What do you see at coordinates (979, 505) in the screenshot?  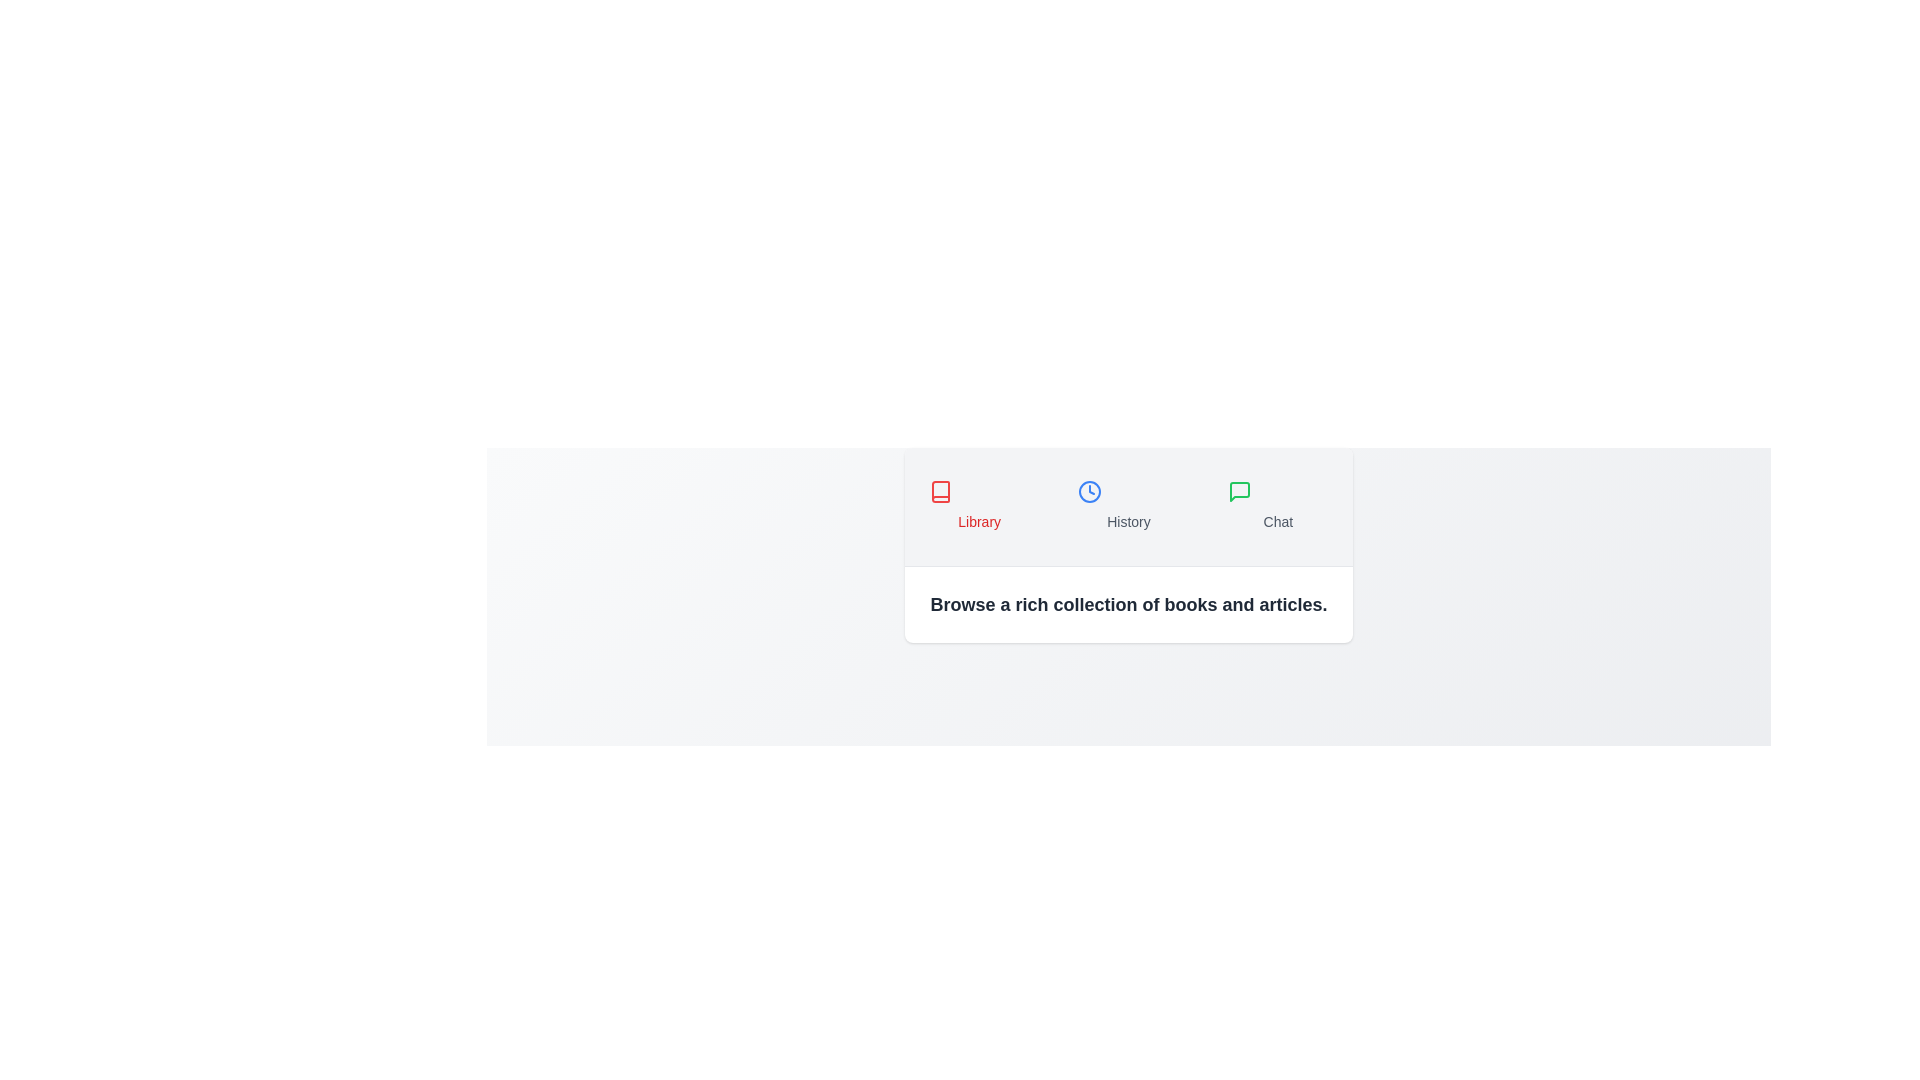 I see `the Library tab` at bounding box center [979, 505].